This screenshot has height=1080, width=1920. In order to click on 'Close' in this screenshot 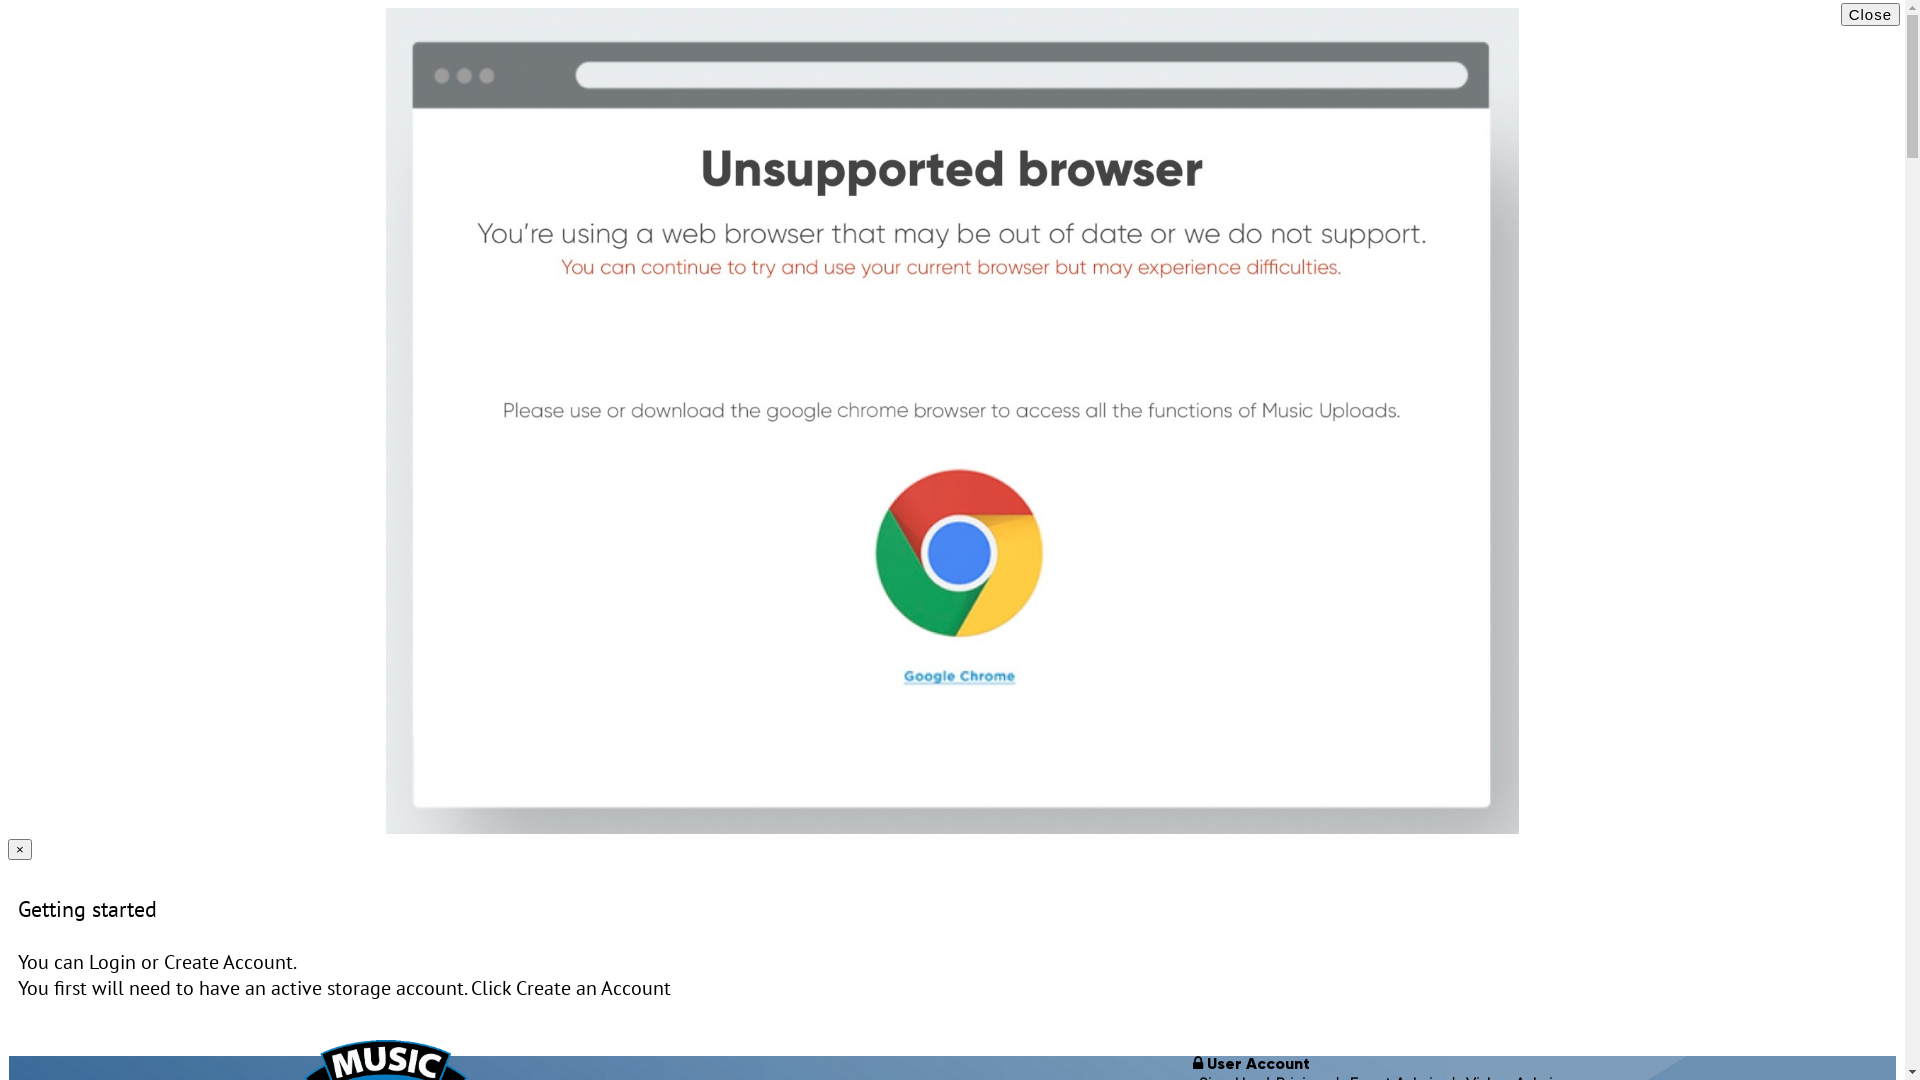, I will do `click(1869, 14)`.